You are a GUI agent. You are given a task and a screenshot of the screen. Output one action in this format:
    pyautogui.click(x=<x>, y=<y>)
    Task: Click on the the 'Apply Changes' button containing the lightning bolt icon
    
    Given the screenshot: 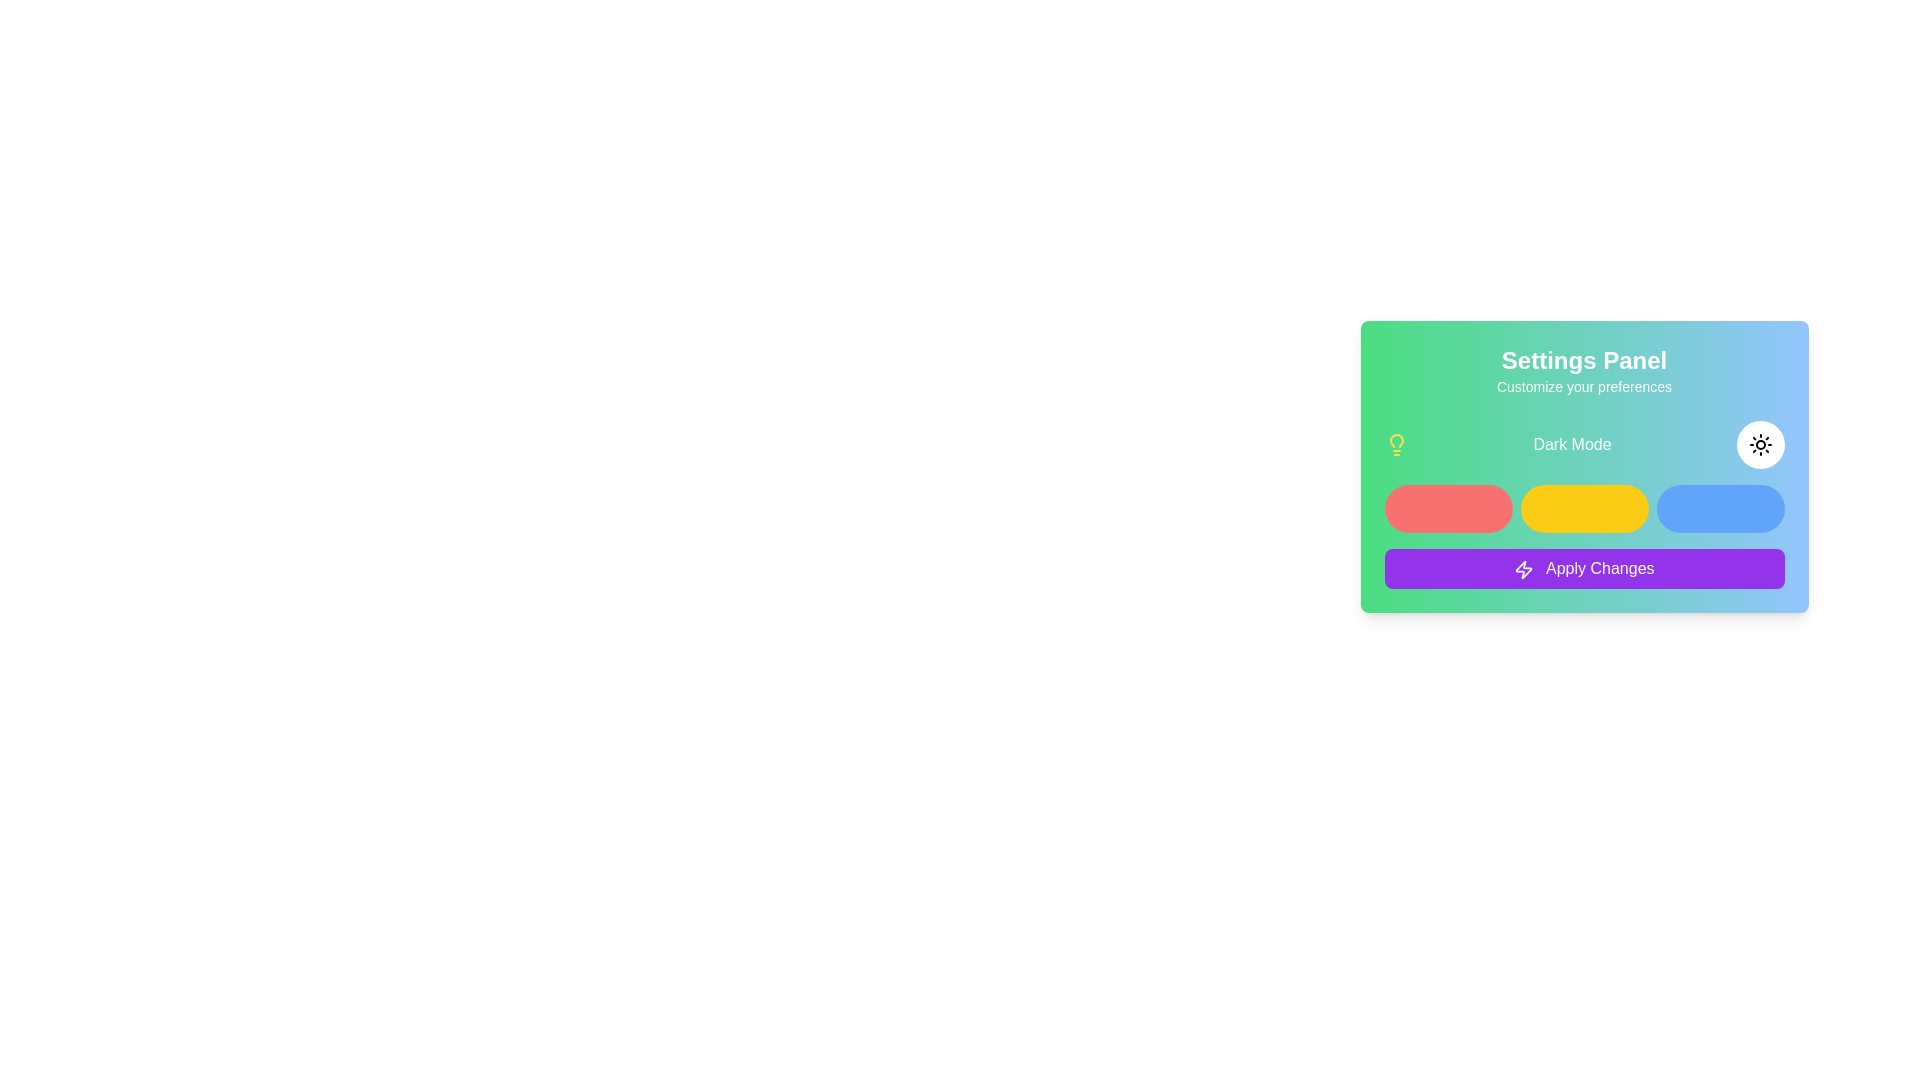 What is the action you would take?
    pyautogui.click(x=1523, y=569)
    